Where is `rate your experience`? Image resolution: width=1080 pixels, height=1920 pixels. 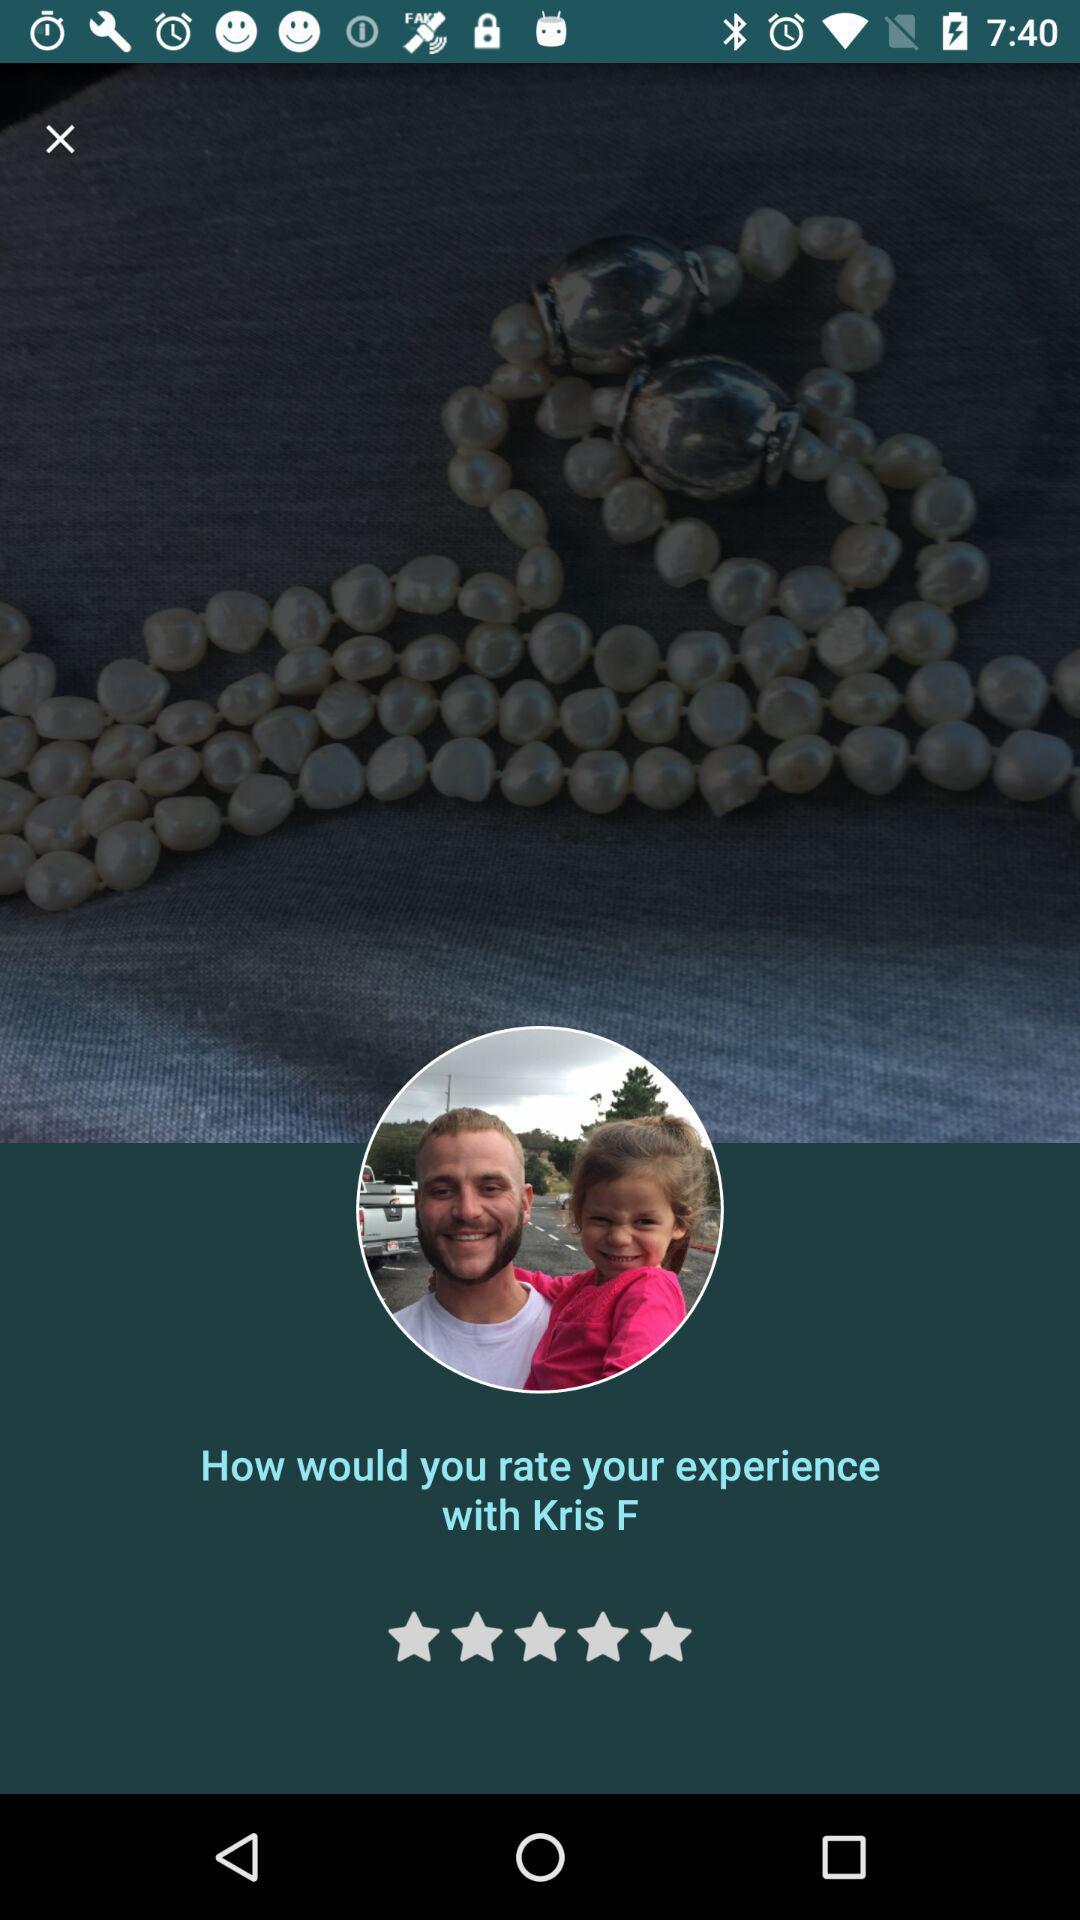 rate your experience is located at coordinates (601, 1636).